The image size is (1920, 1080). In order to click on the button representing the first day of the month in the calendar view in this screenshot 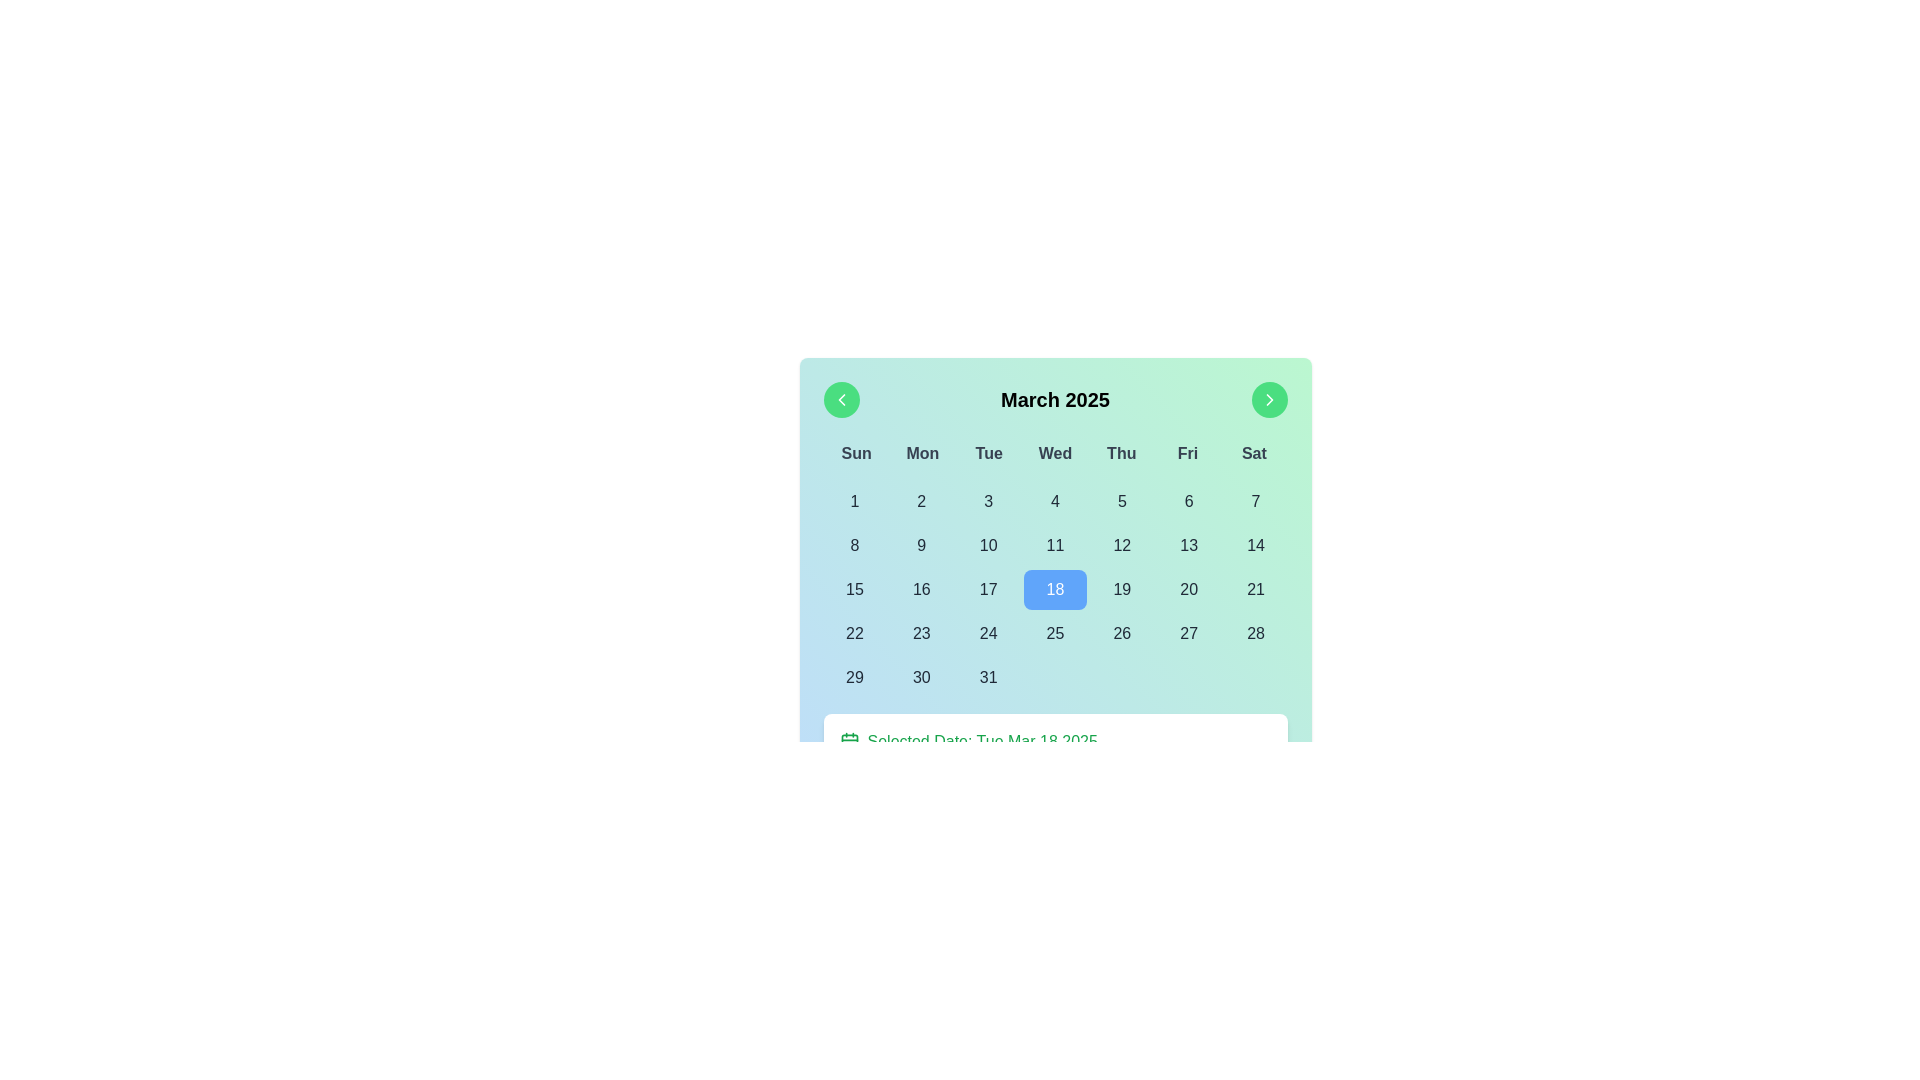, I will do `click(854, 500)`.